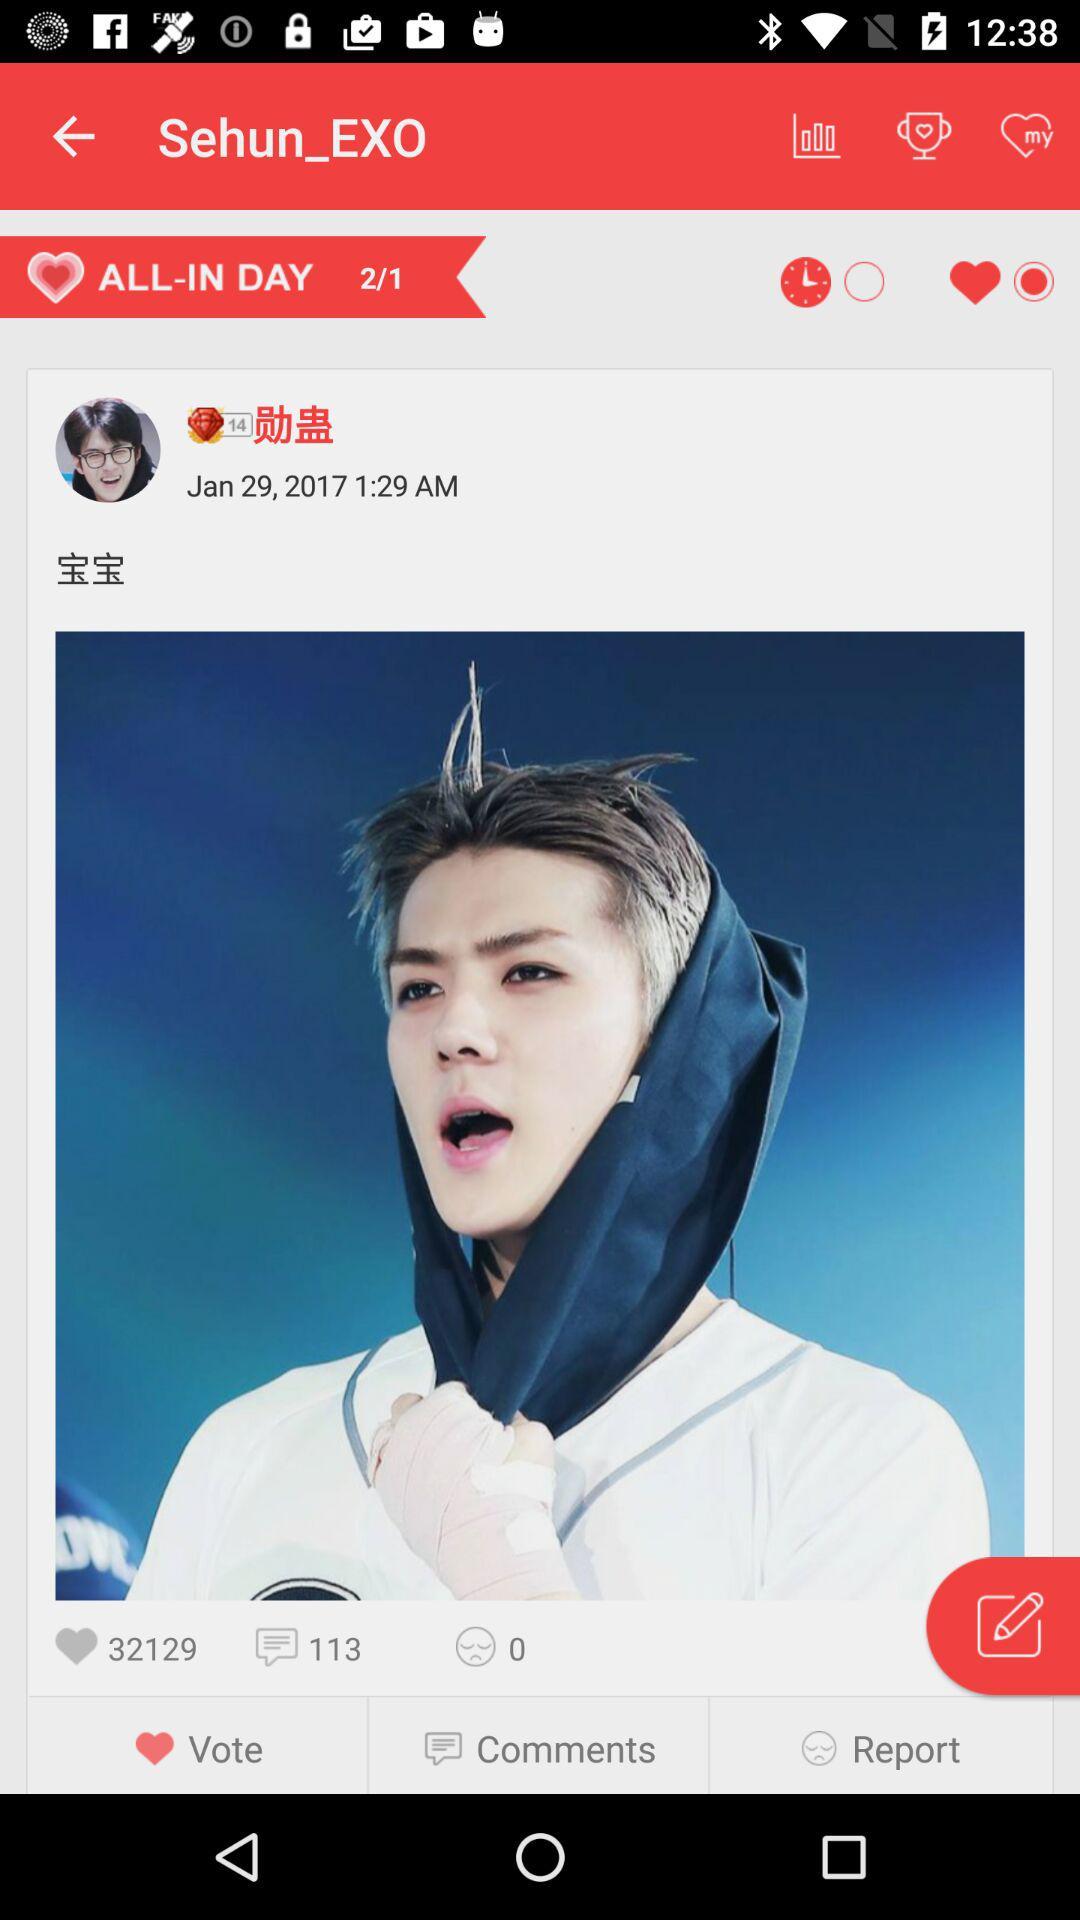 This screenshot has height=1920, width=1080. What do you see at coordinates (219, 423) in the screenshot?
I see `the icon below 2/1` at bounding box center [219, 423].